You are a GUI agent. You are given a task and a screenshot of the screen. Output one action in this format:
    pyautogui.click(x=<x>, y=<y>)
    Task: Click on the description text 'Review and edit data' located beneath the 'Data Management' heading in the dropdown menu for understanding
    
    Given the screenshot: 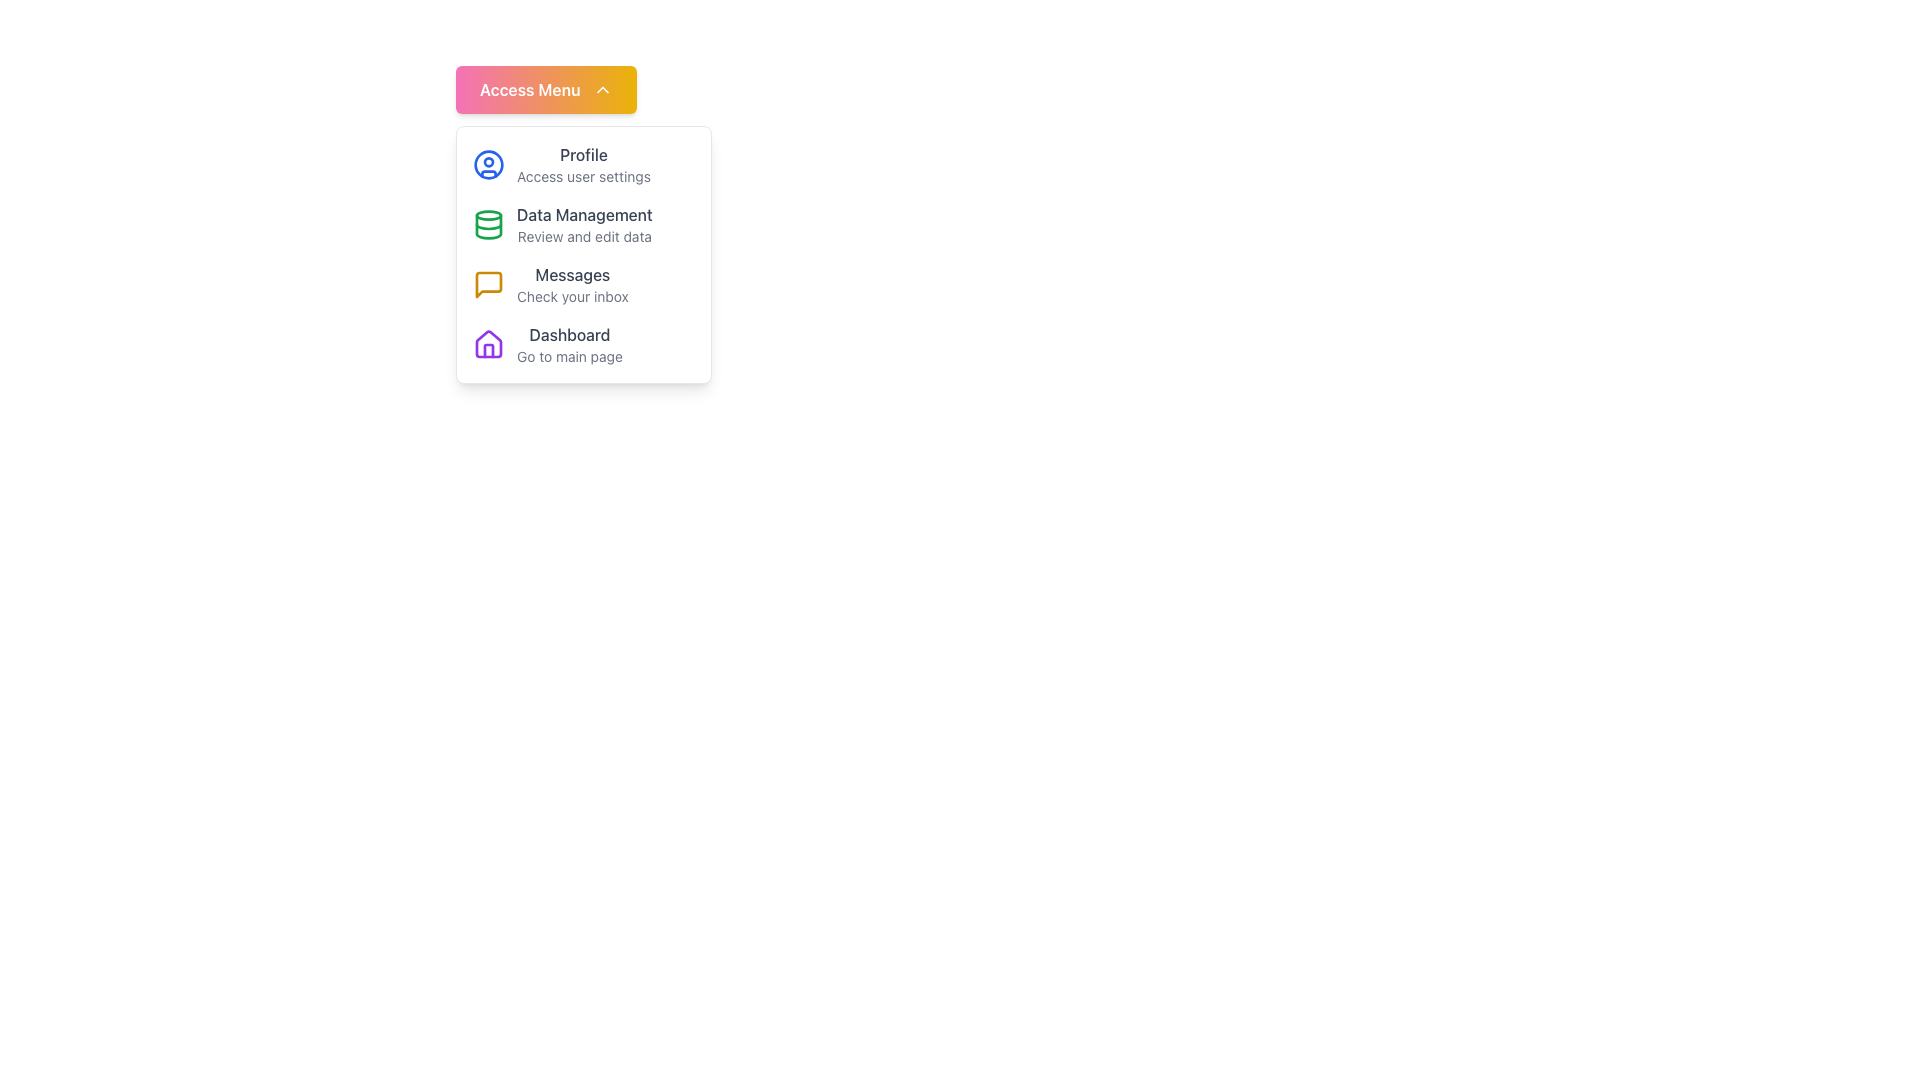 What is the action you would take?
    pyautogui.click(x=583, y=235)
    